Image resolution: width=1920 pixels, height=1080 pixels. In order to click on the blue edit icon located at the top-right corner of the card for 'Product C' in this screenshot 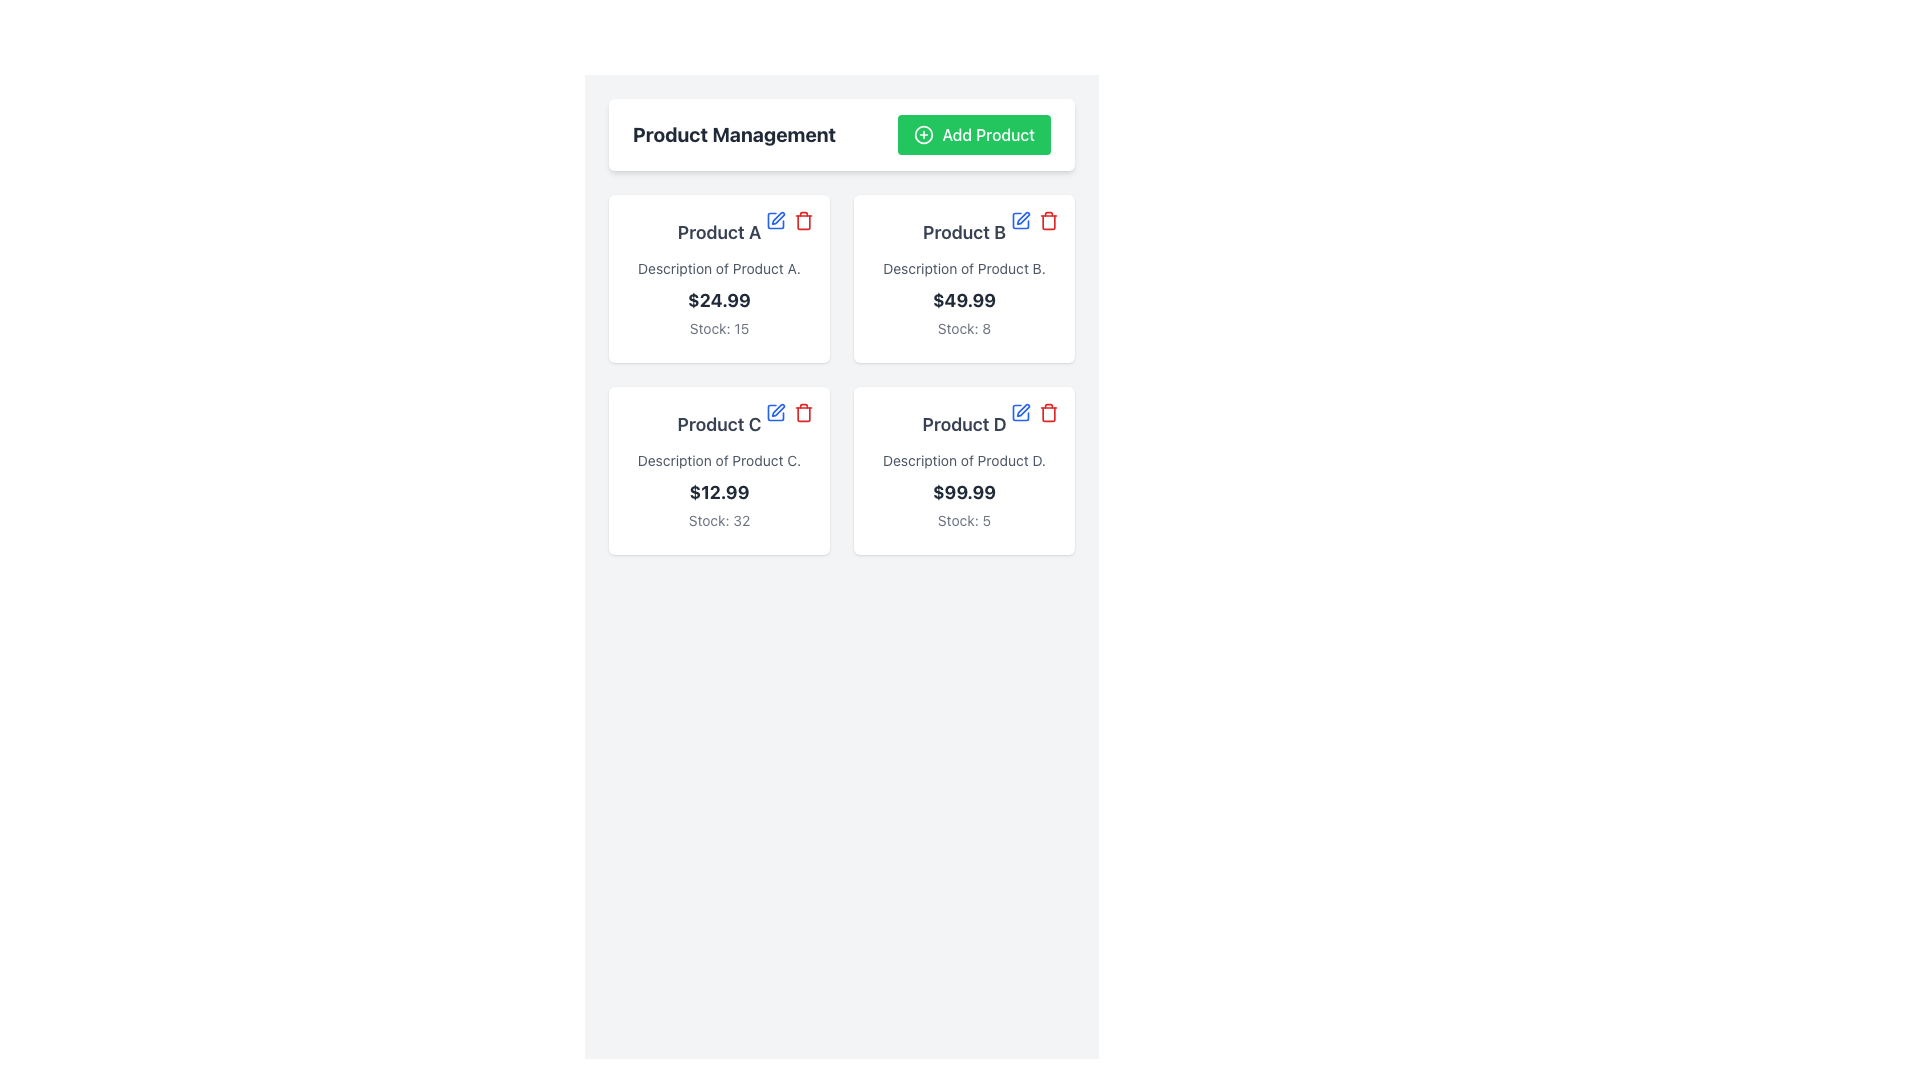, I will do `click(775, 411)`.